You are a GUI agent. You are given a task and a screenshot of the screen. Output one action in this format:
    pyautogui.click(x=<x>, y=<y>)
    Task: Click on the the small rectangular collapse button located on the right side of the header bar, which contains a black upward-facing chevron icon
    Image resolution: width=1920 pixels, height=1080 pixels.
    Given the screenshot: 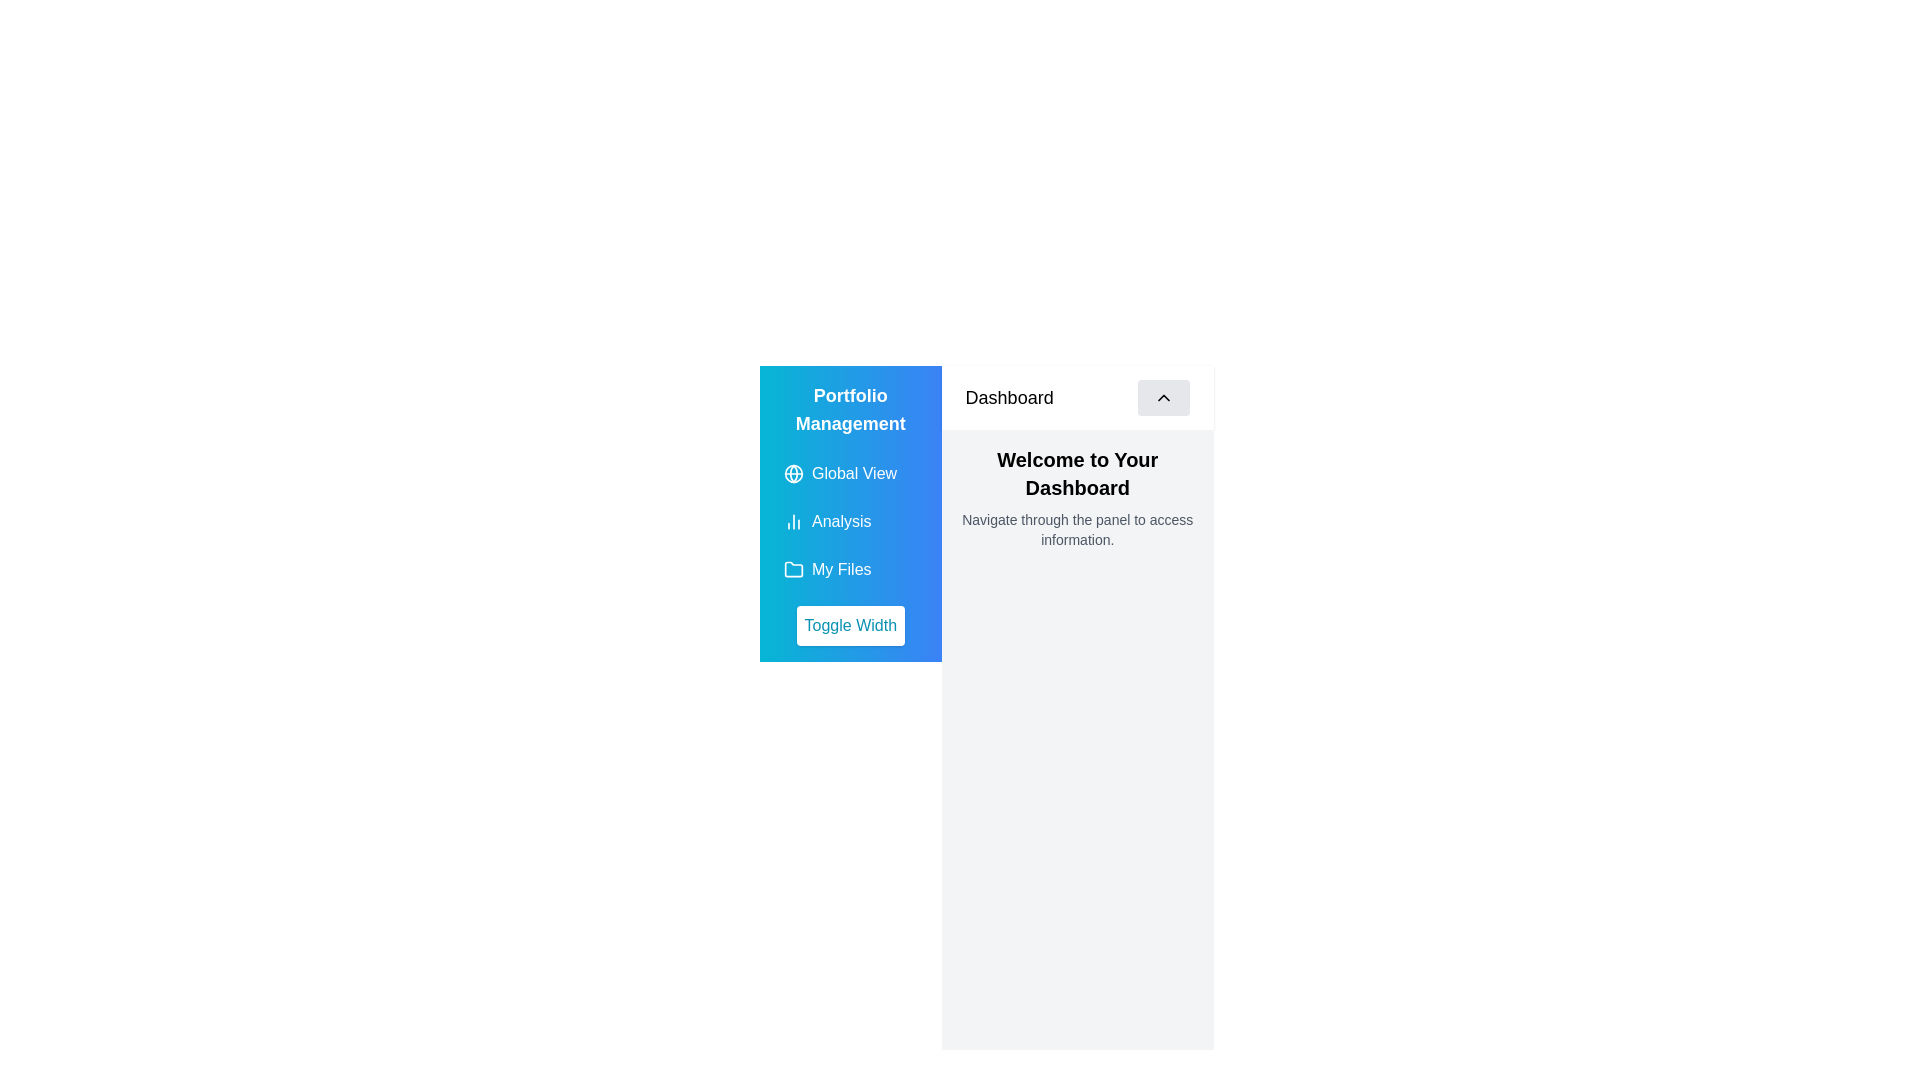 What is the action you would take?
    pyautogui.click(x=1163, y=397)
    